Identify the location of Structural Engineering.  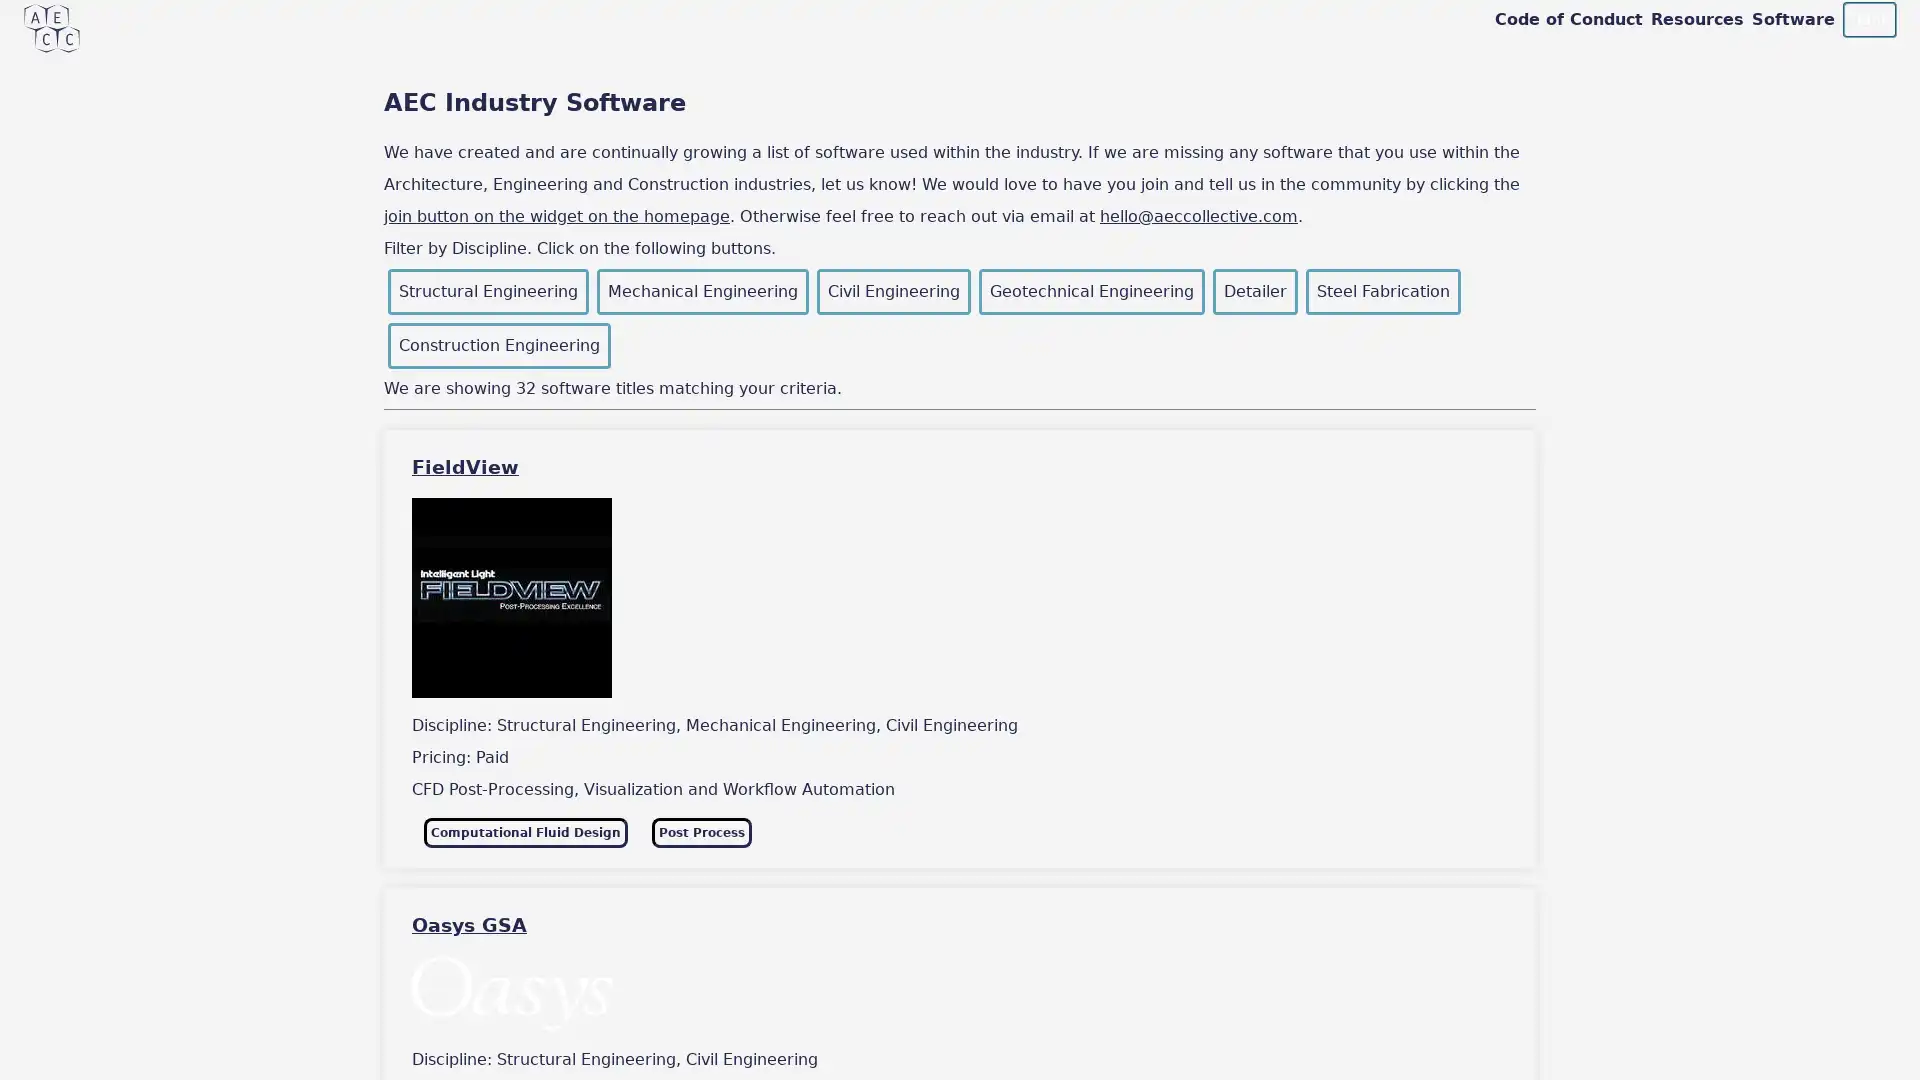
(488, 292).